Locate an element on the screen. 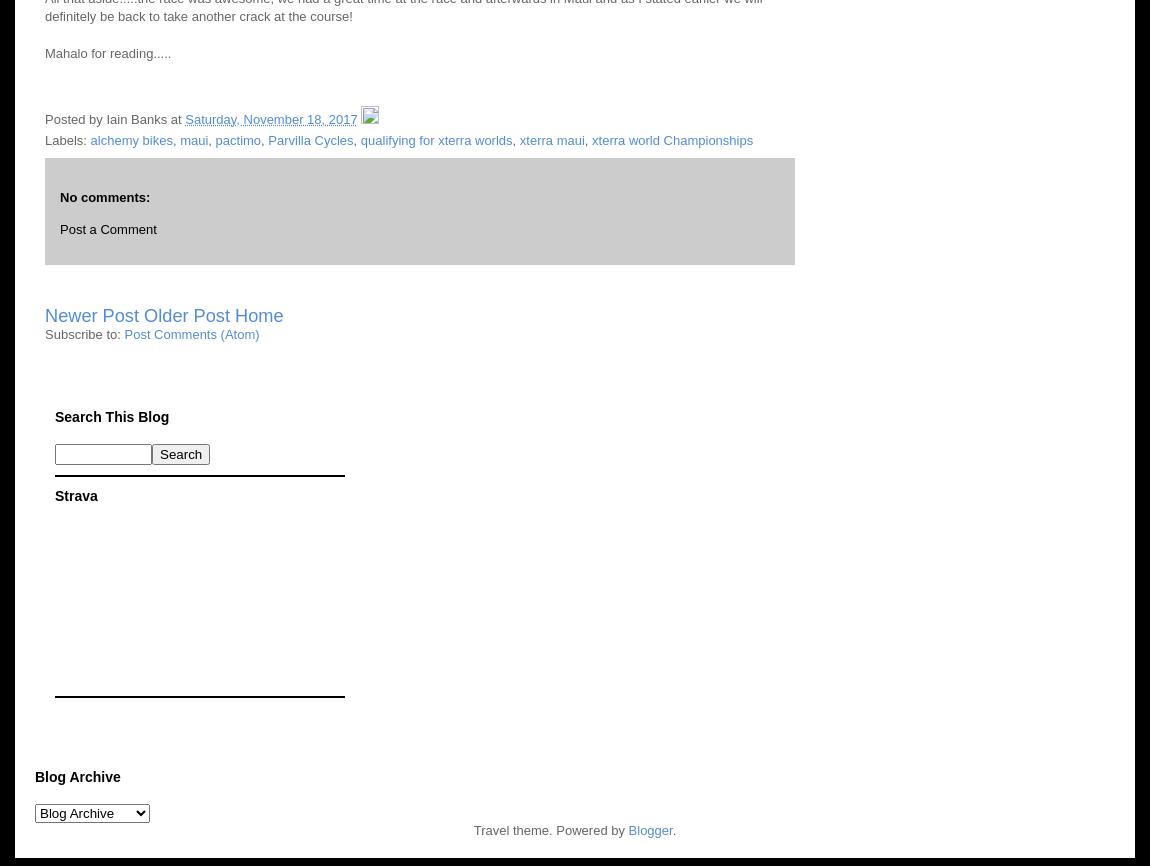 The image size is (1150, 866). 'Labels:' is located at coordinates (66, 139).